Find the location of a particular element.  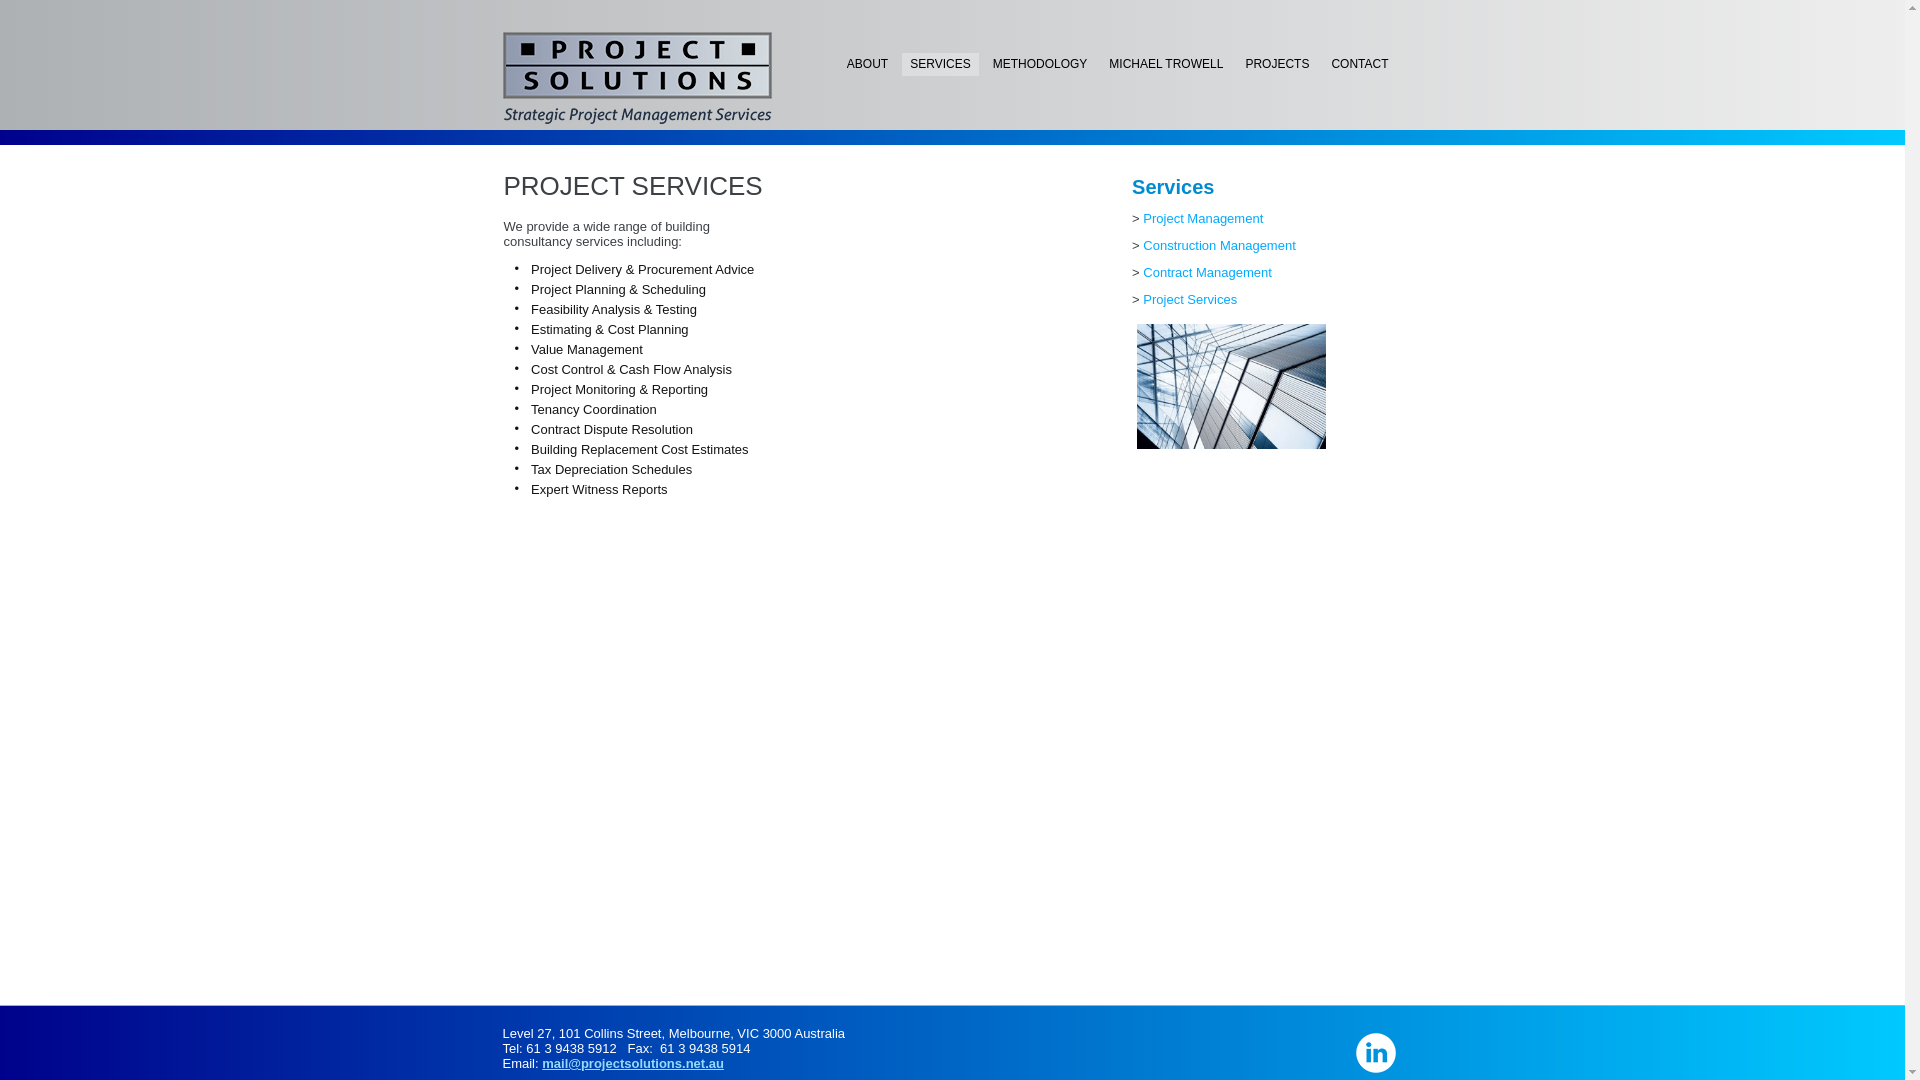

'Project Services' is located at coordinates (1190, 299).